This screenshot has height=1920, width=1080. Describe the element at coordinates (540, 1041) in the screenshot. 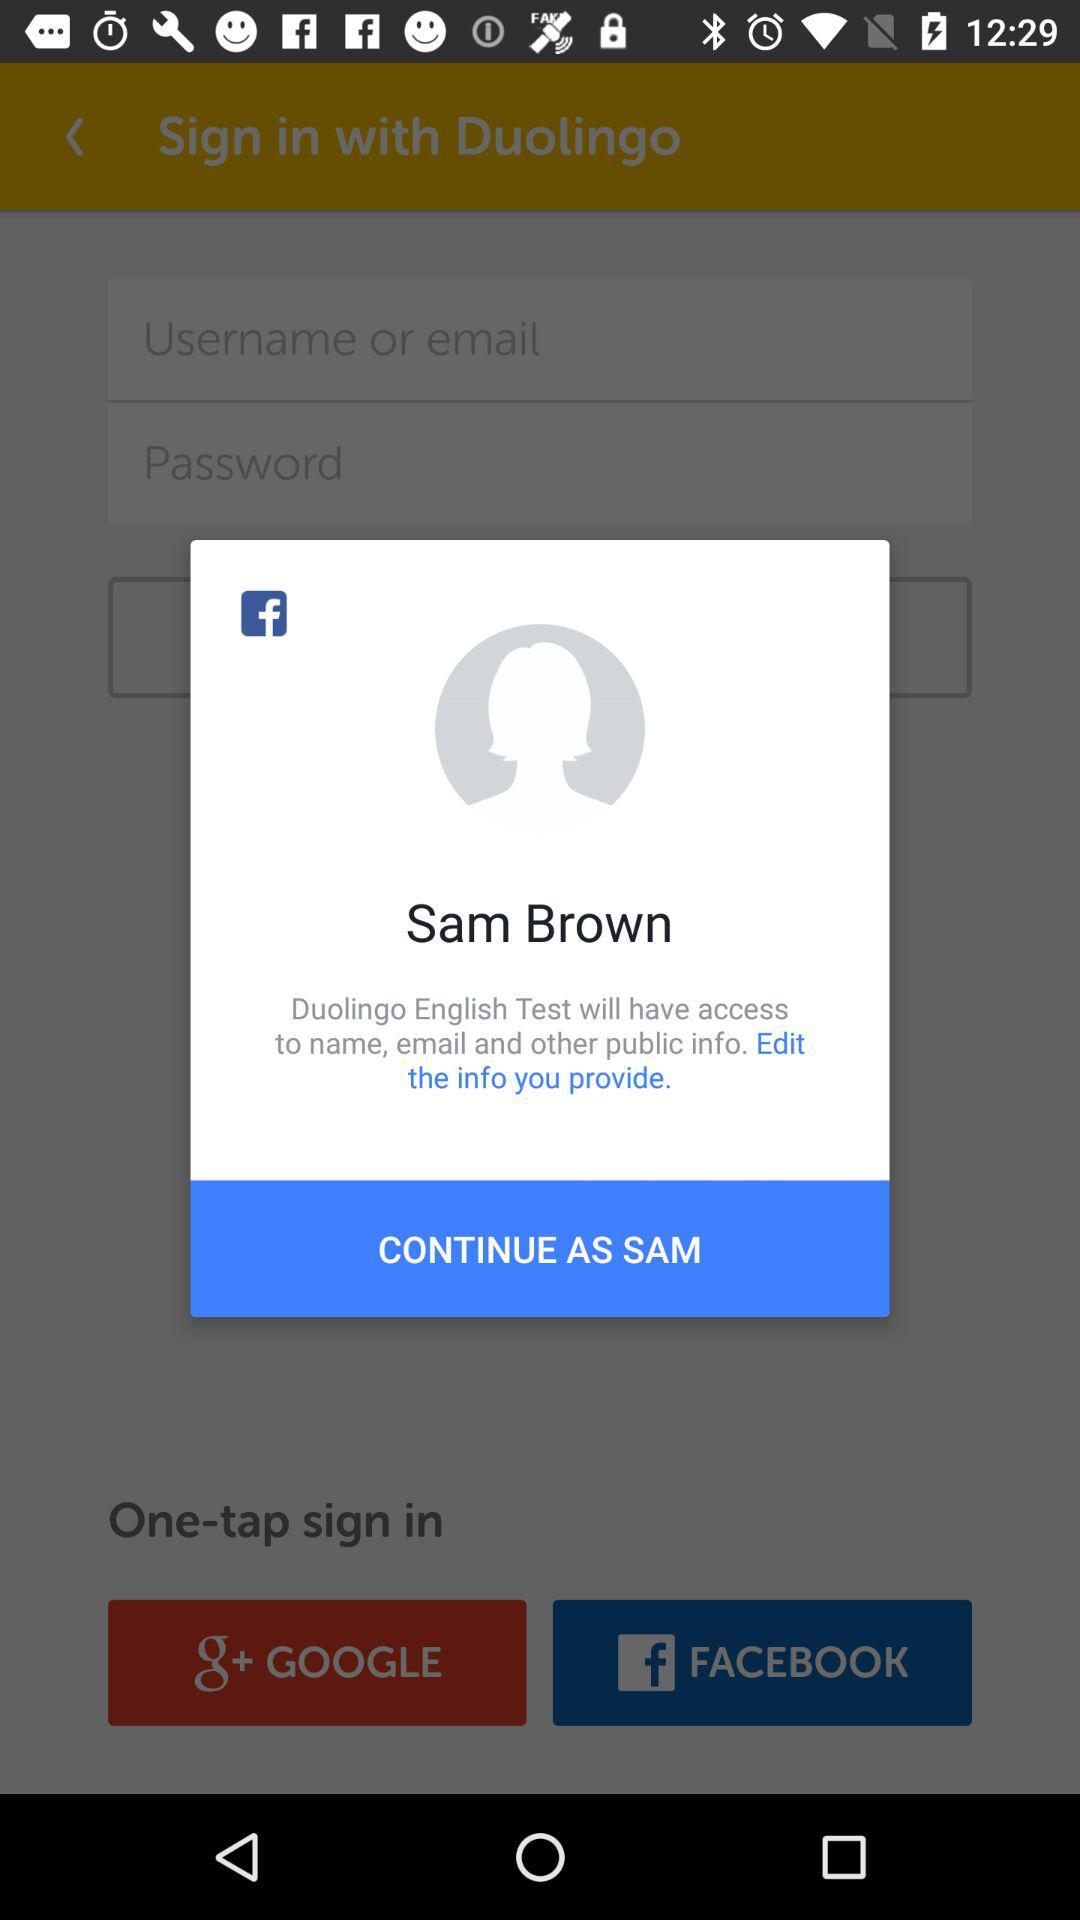

I see `the duolingo english test item` at that location.